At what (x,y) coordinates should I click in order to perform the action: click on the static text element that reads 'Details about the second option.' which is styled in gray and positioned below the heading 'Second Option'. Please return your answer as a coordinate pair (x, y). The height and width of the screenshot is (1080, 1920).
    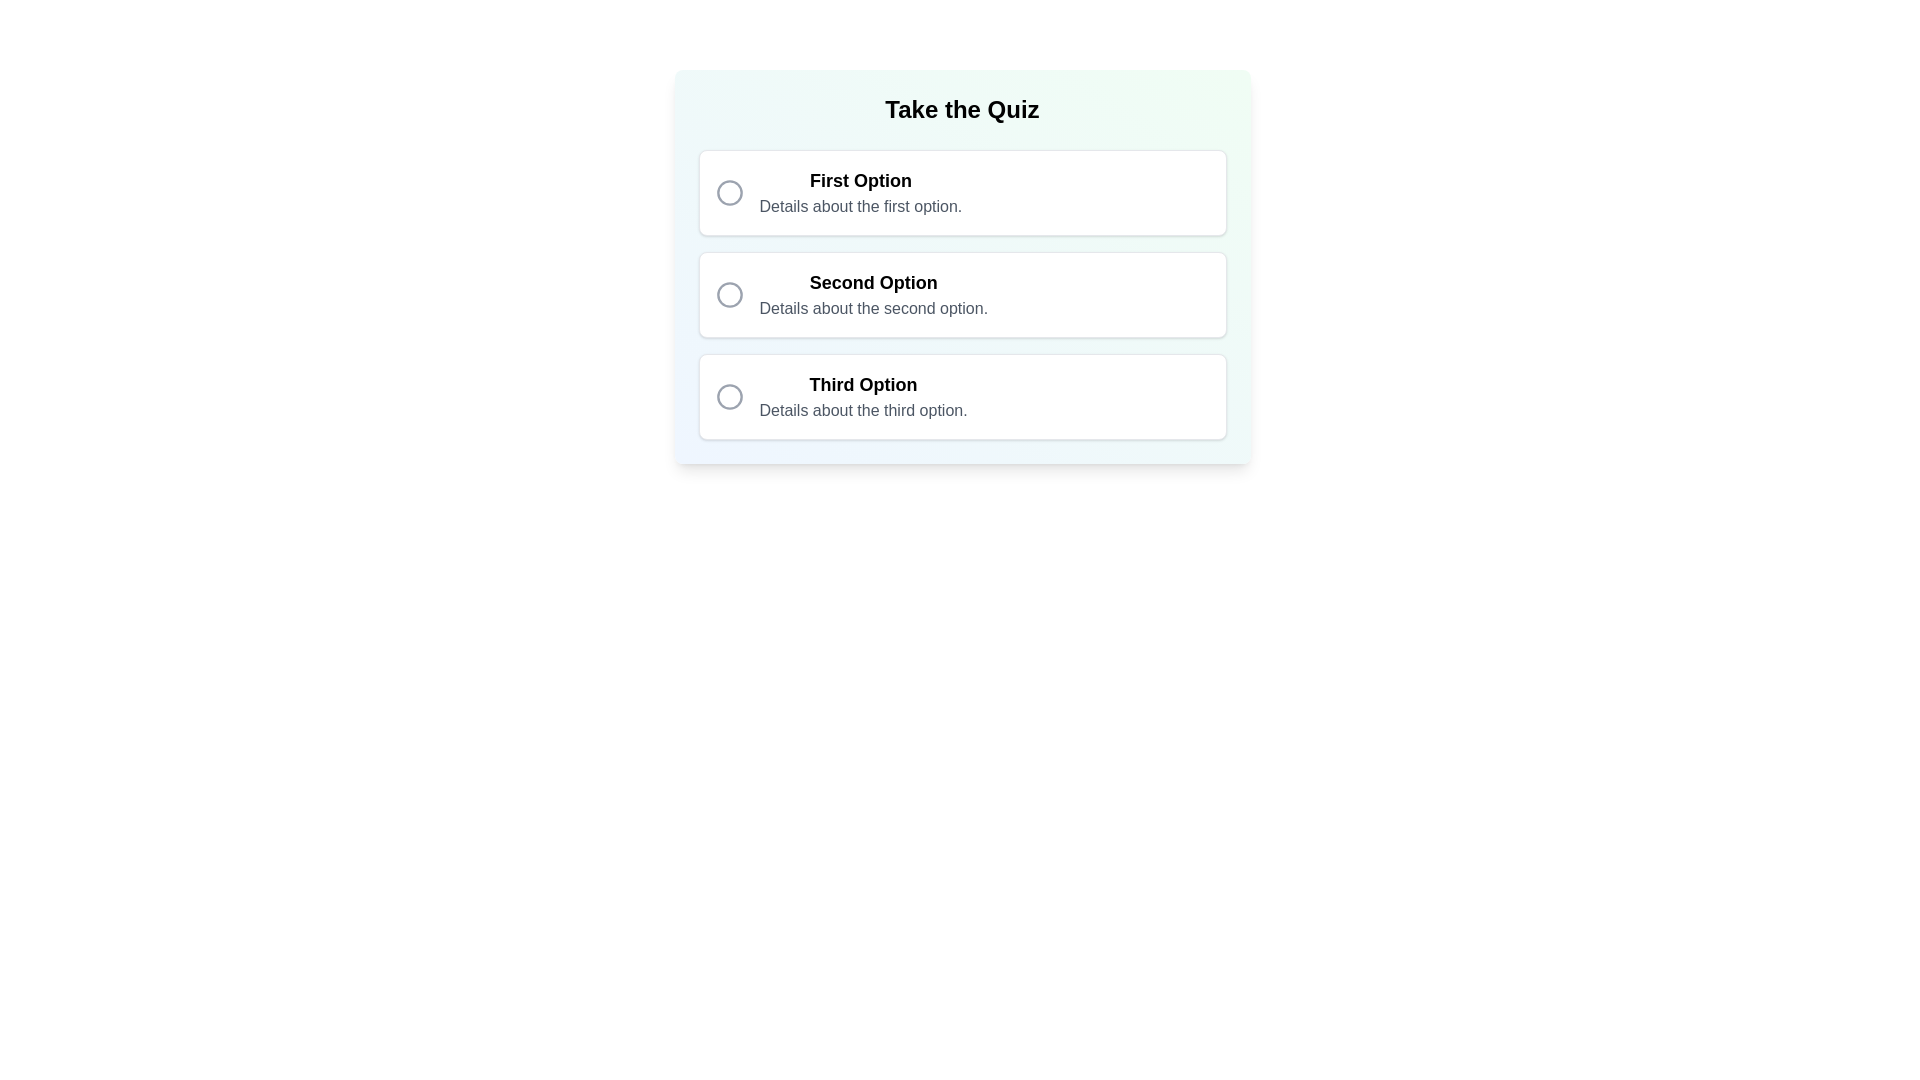
    Looking at the image, I should click on (873, 308).